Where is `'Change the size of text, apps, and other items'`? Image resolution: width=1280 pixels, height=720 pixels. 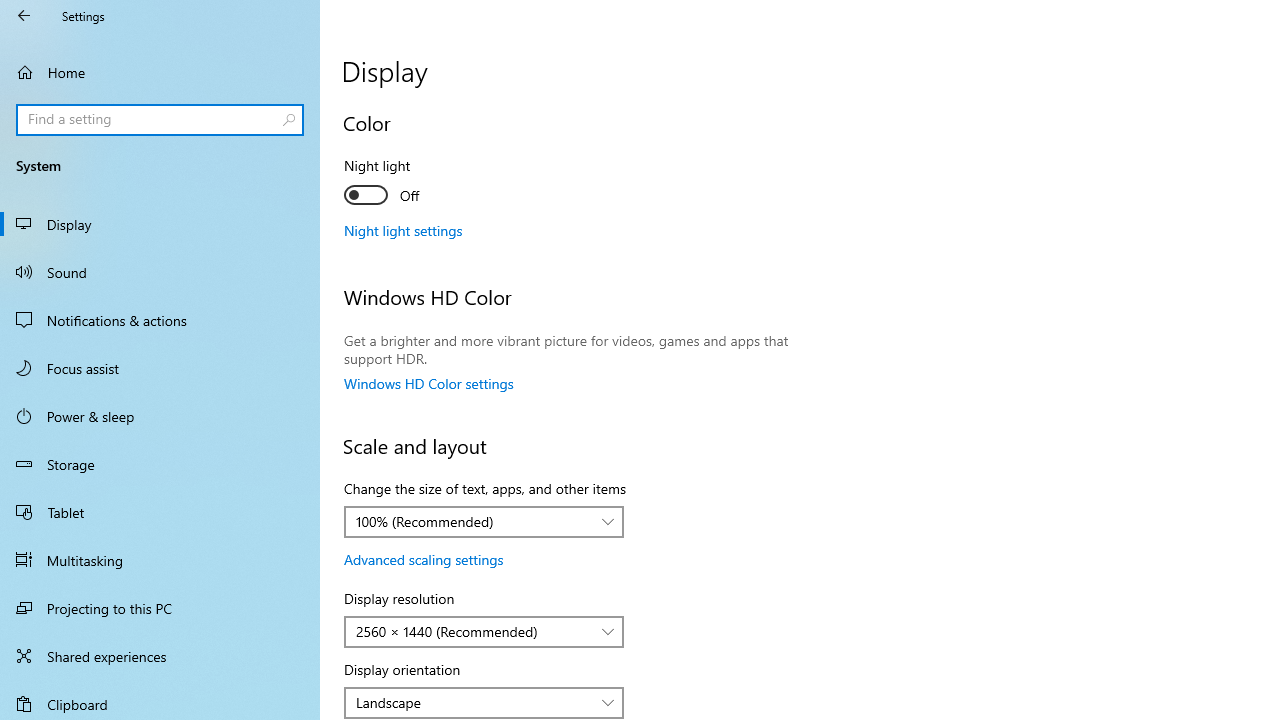
'Change the size of text, apps, and other items' is located at coordinates (484, 521).